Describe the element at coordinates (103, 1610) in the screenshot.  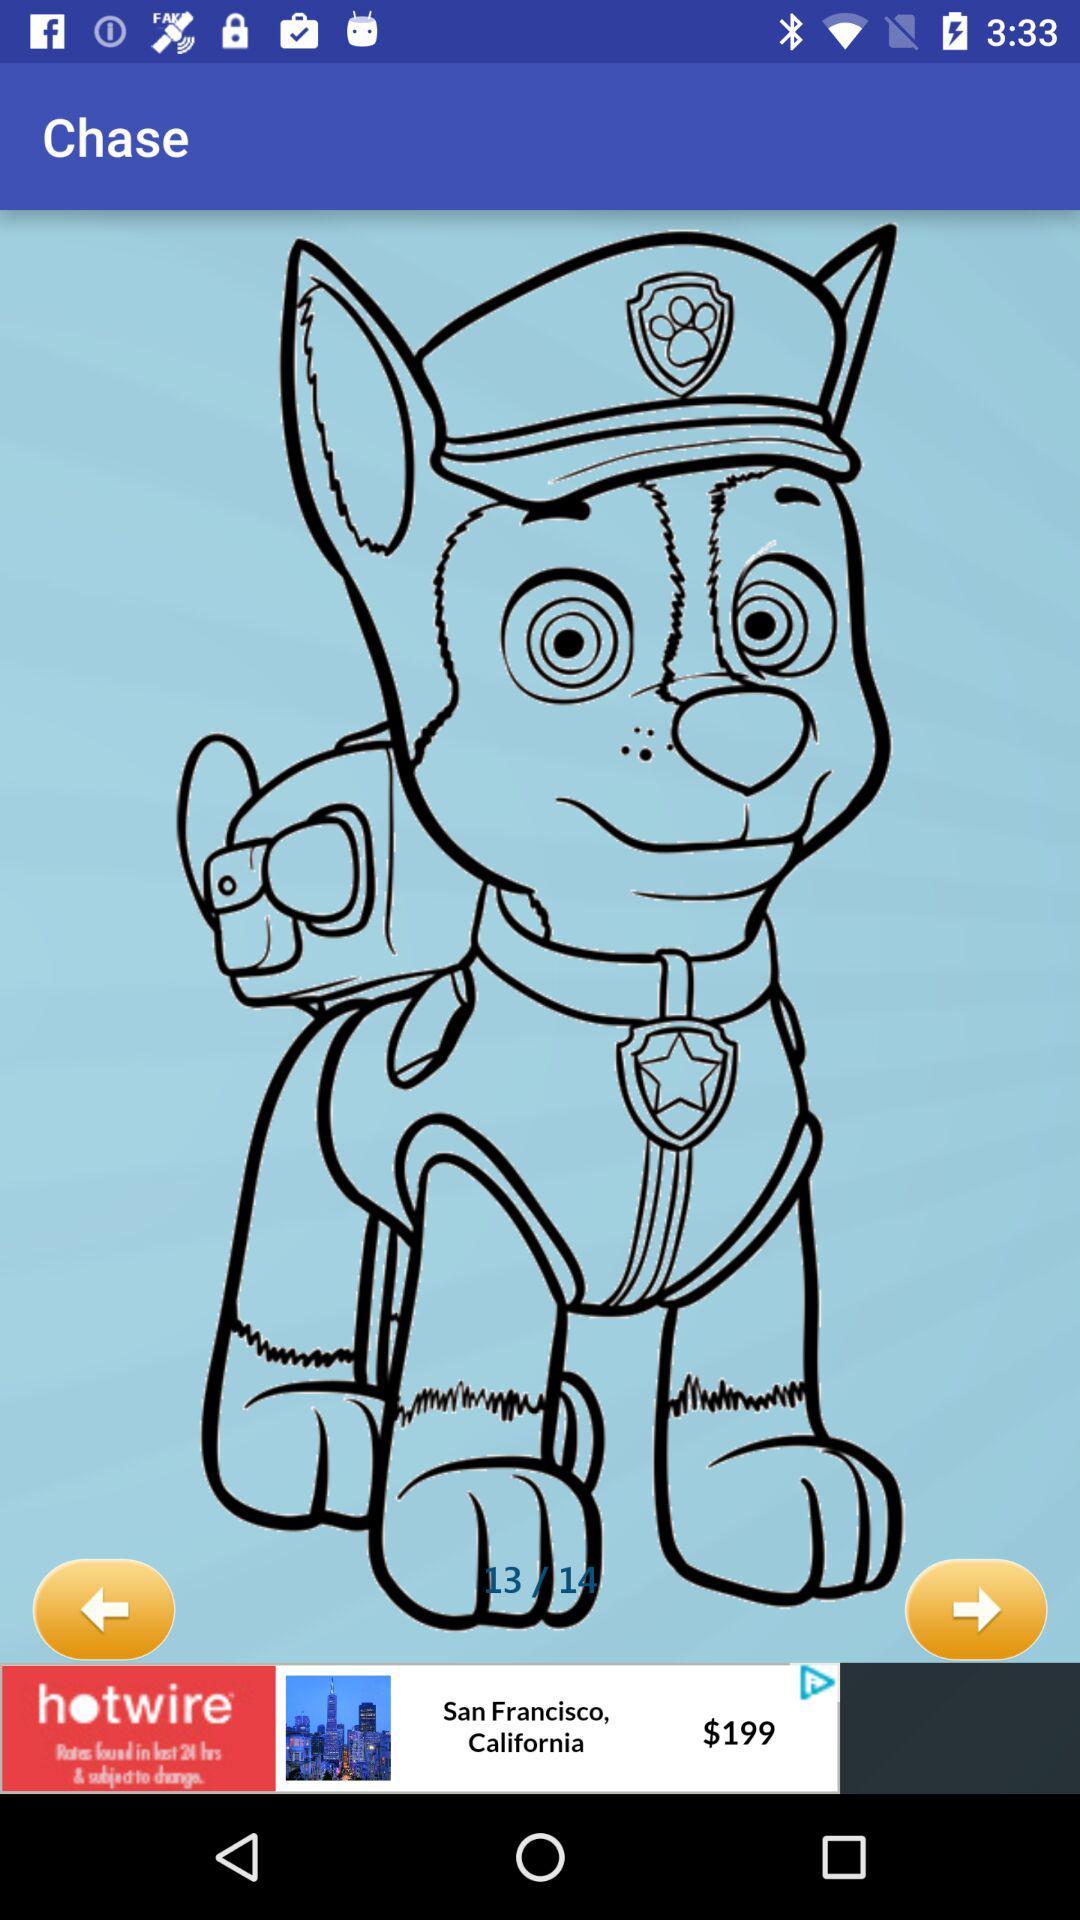
I see `the icon at the bottom left corner` at that location.